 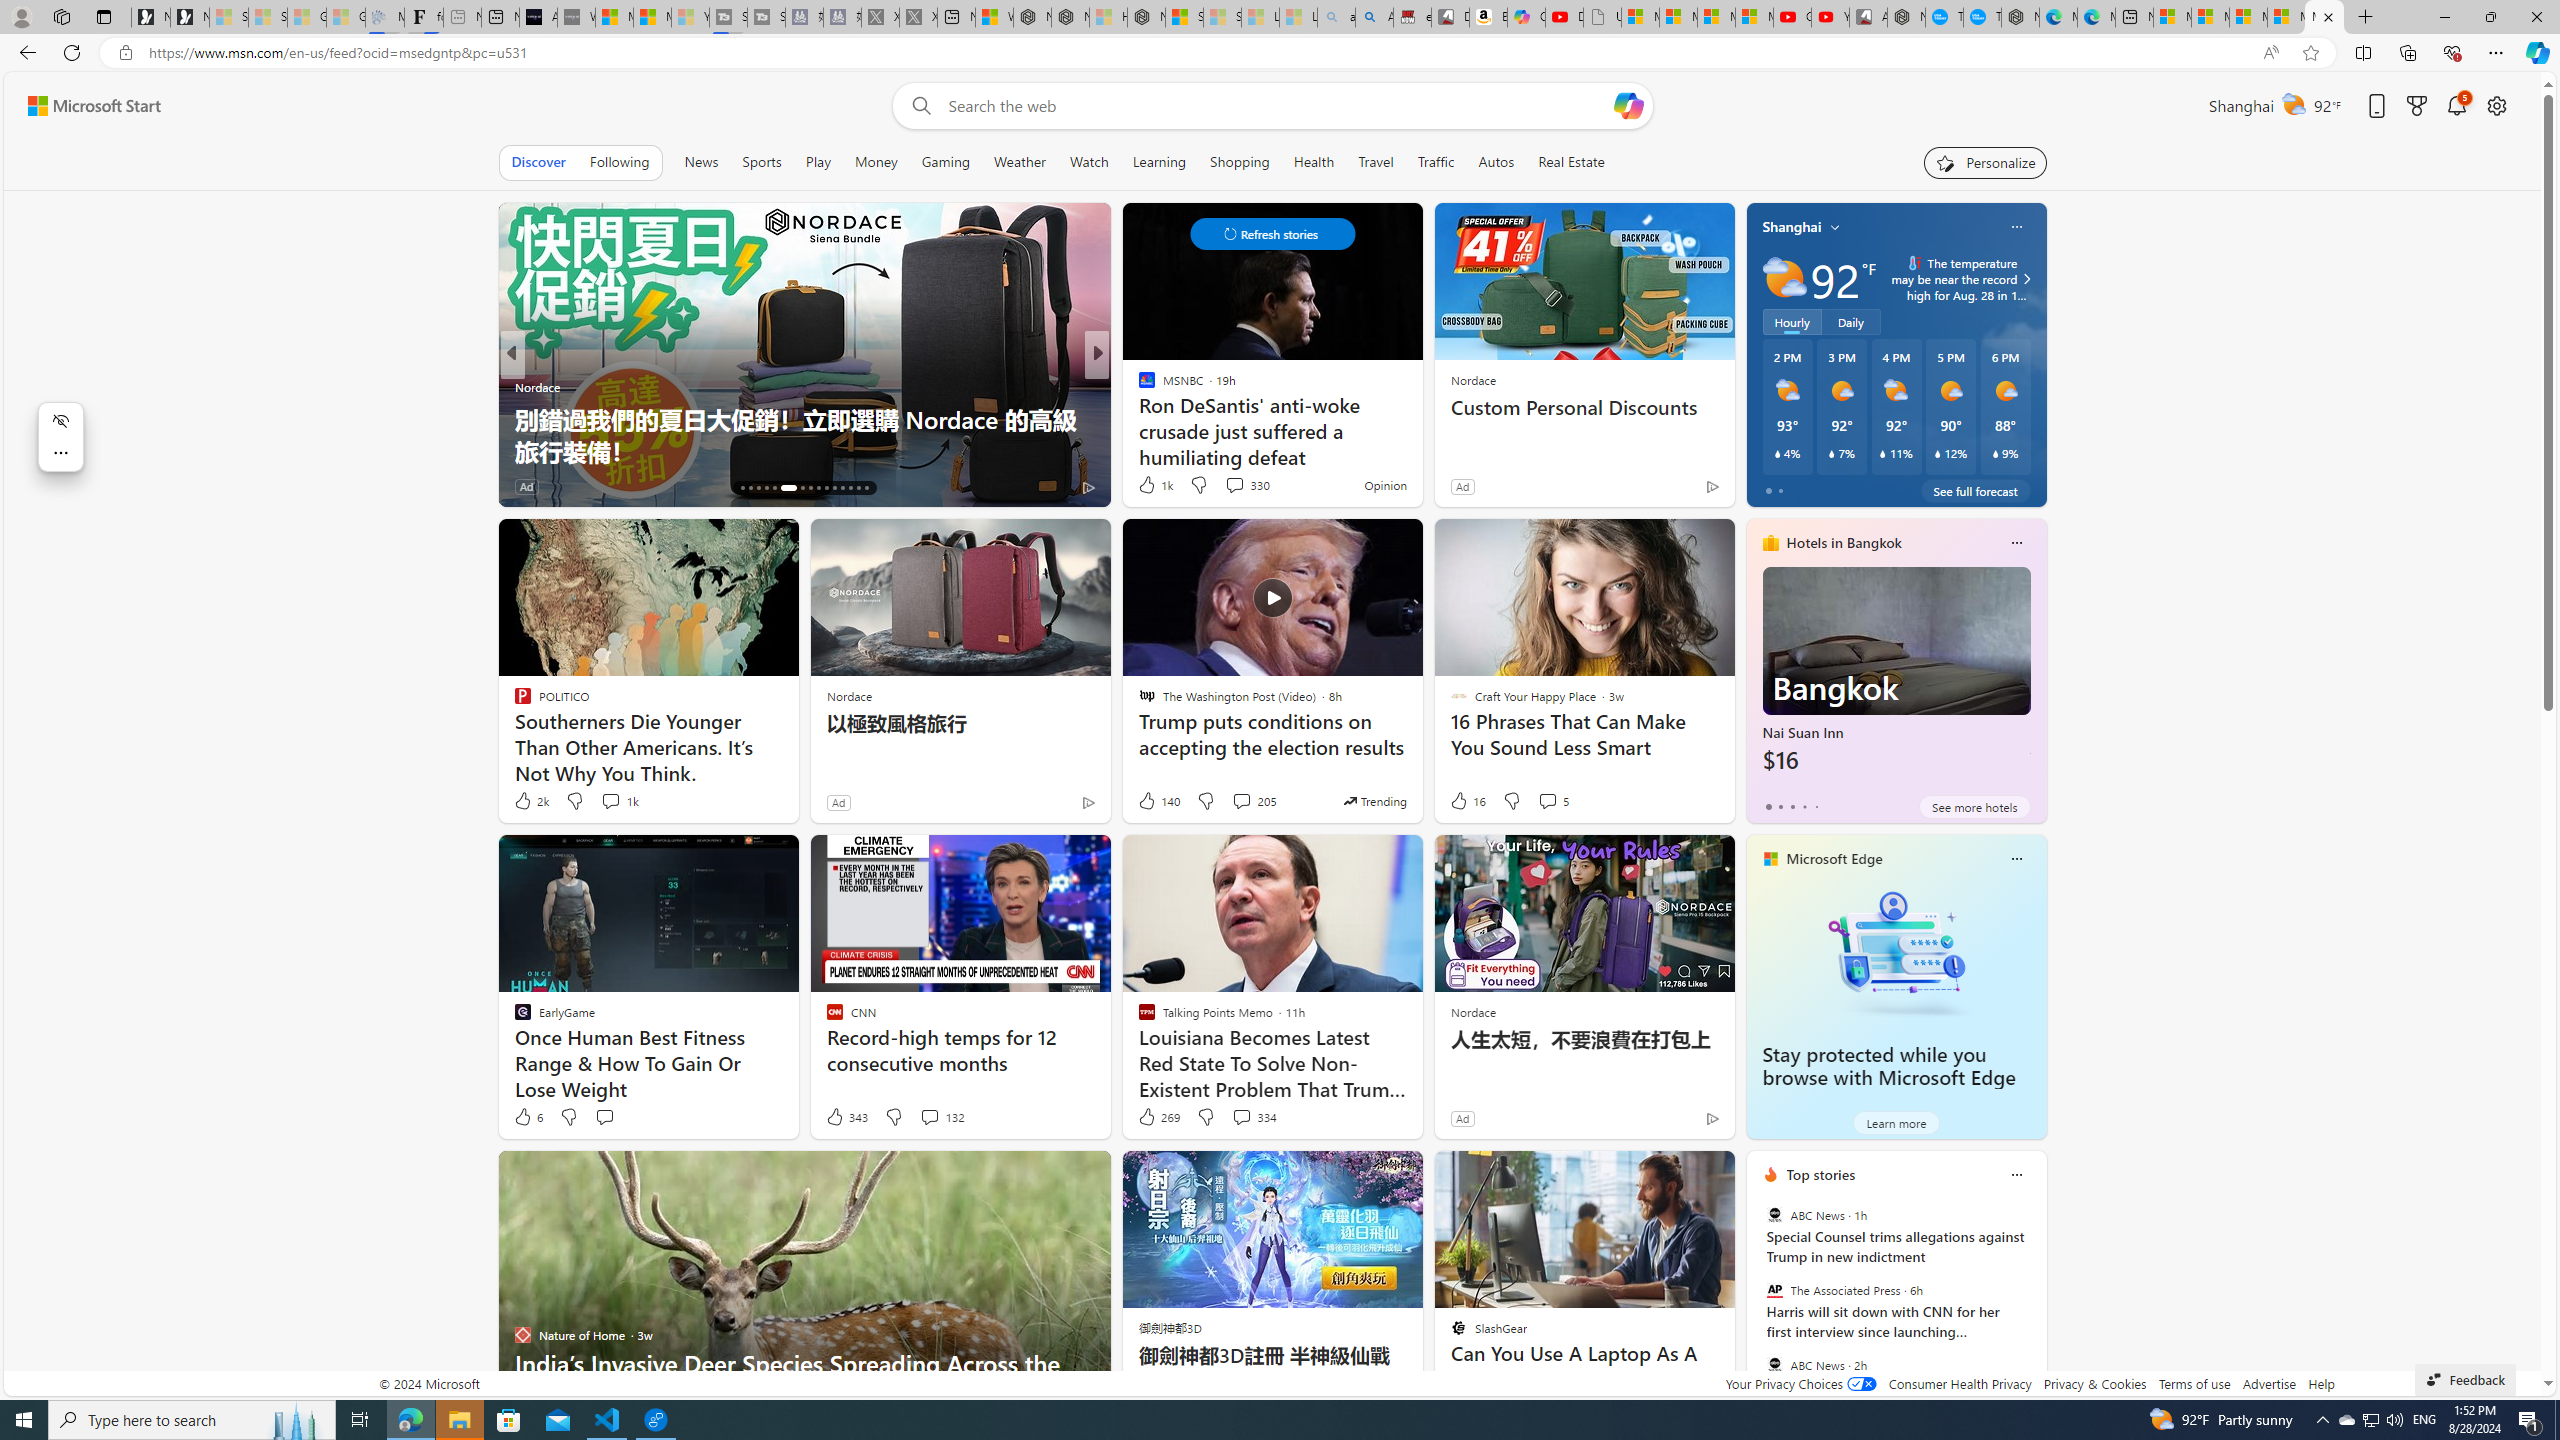 What do you see at coordinates (1253, 1115) in the screenshot?
I see `'View comments 334 Comment'` at bounding box center [1253, 1115].